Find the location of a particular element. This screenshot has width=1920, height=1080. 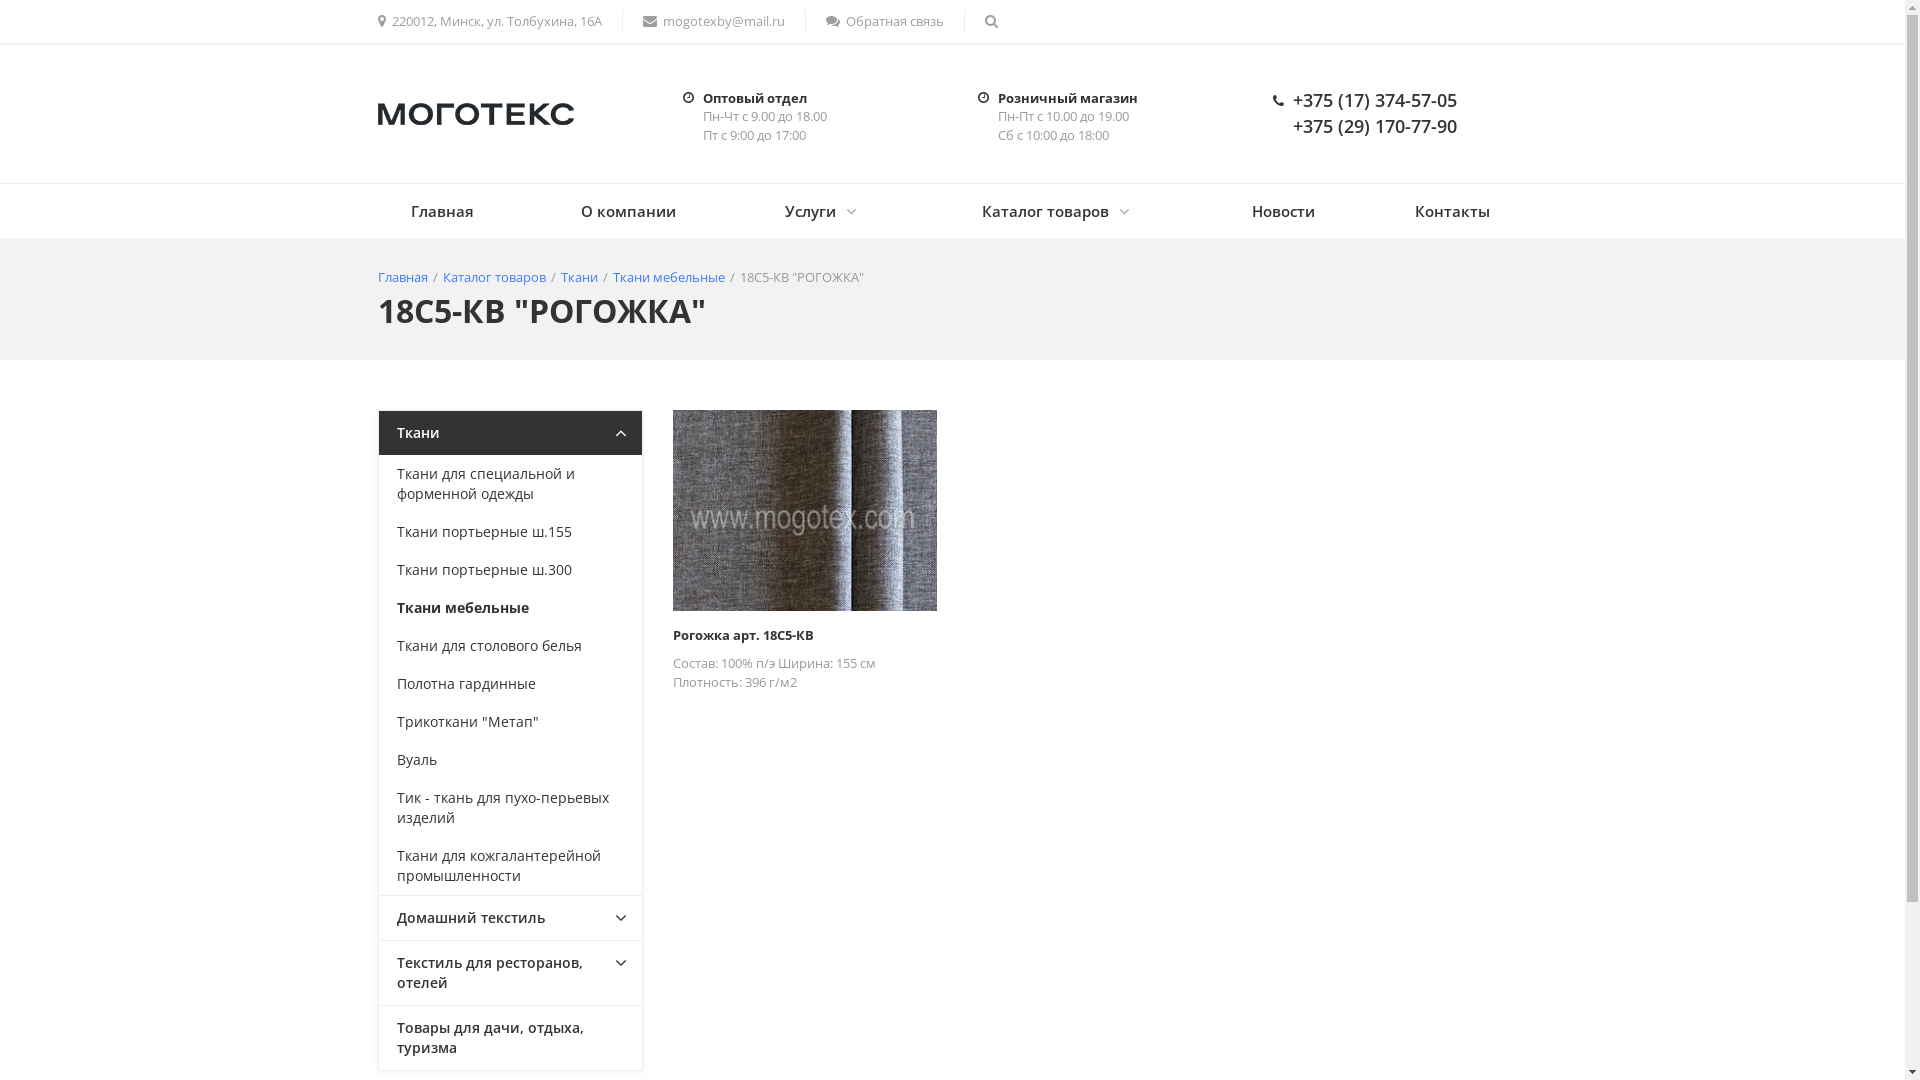

'91+24' is located at coordinates (804, 509).